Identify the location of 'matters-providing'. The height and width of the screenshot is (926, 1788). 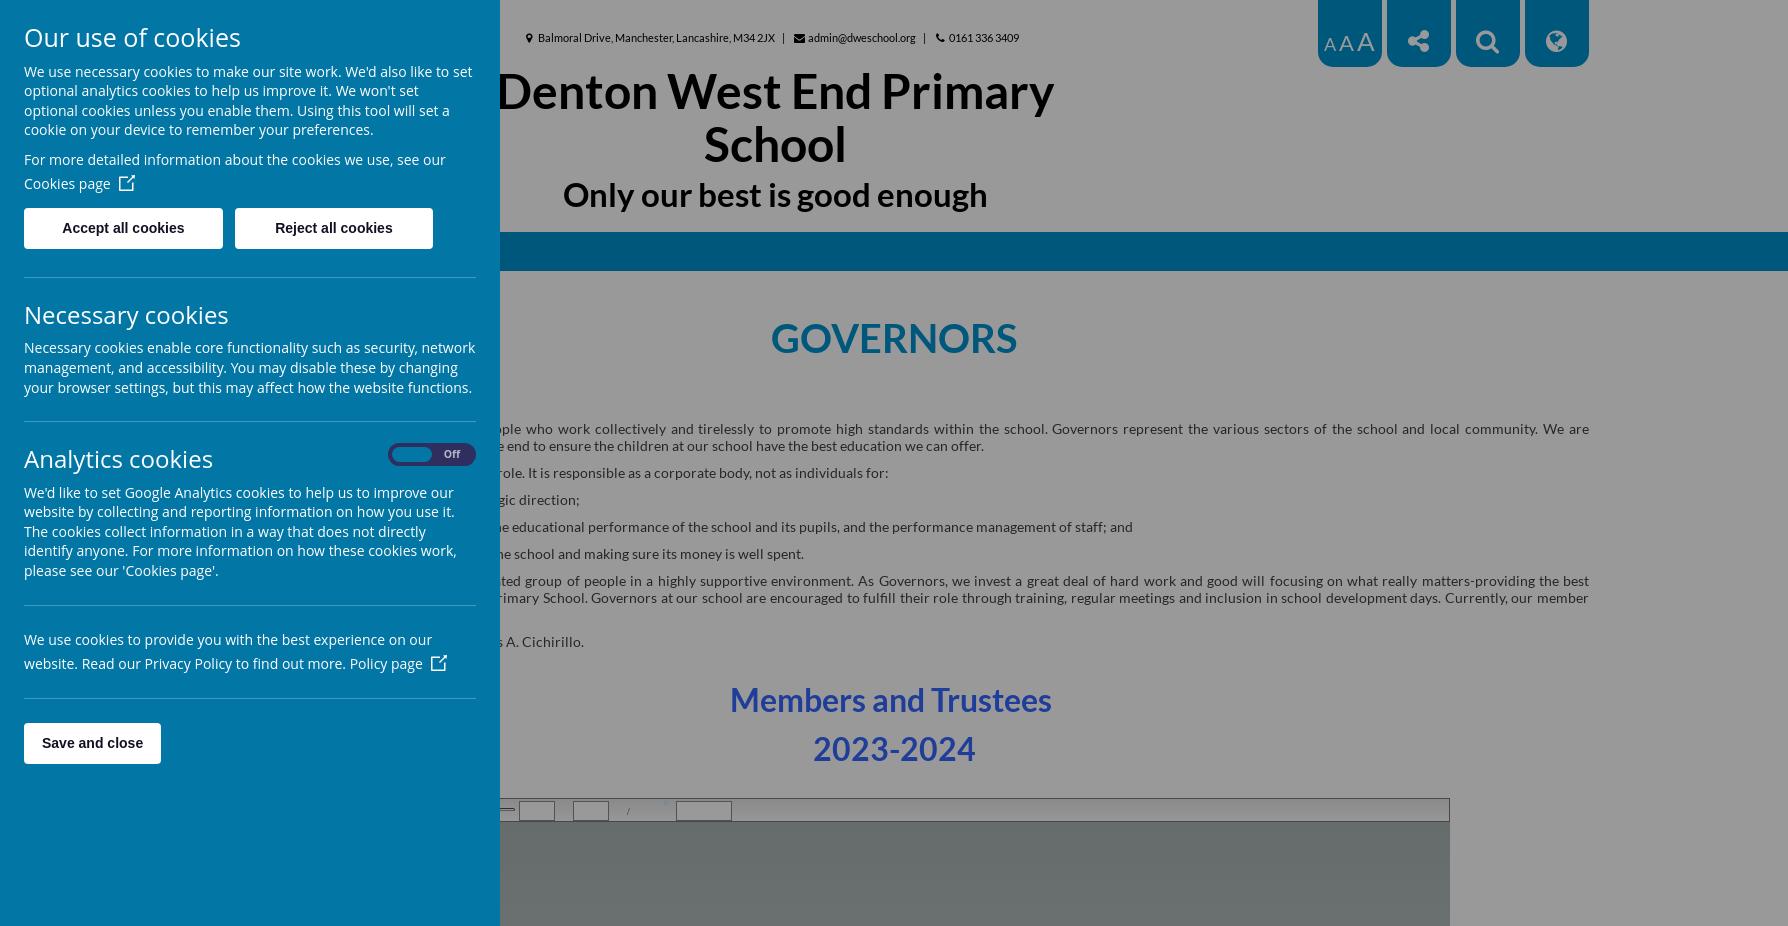
(1477, 578).